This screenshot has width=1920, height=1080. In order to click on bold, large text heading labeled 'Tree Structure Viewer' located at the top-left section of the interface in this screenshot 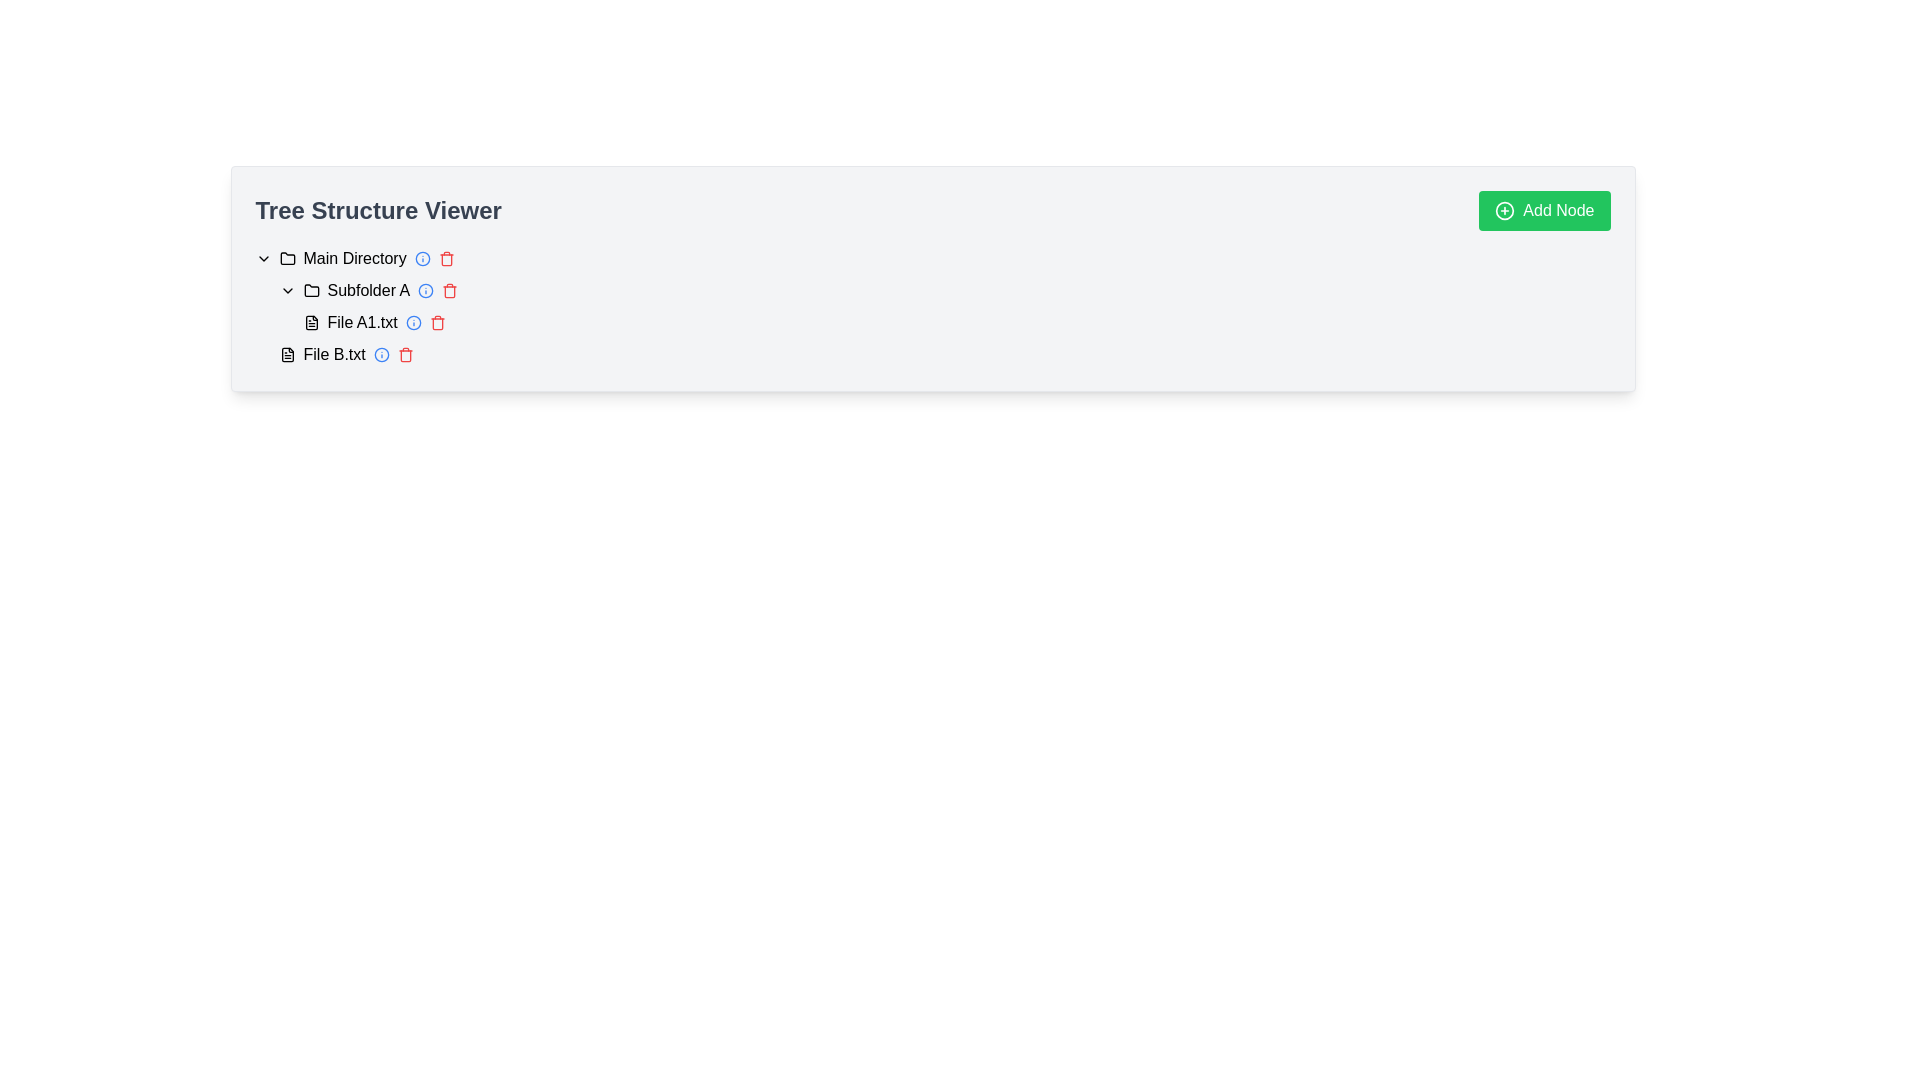, I will do `click(378, 211)`.